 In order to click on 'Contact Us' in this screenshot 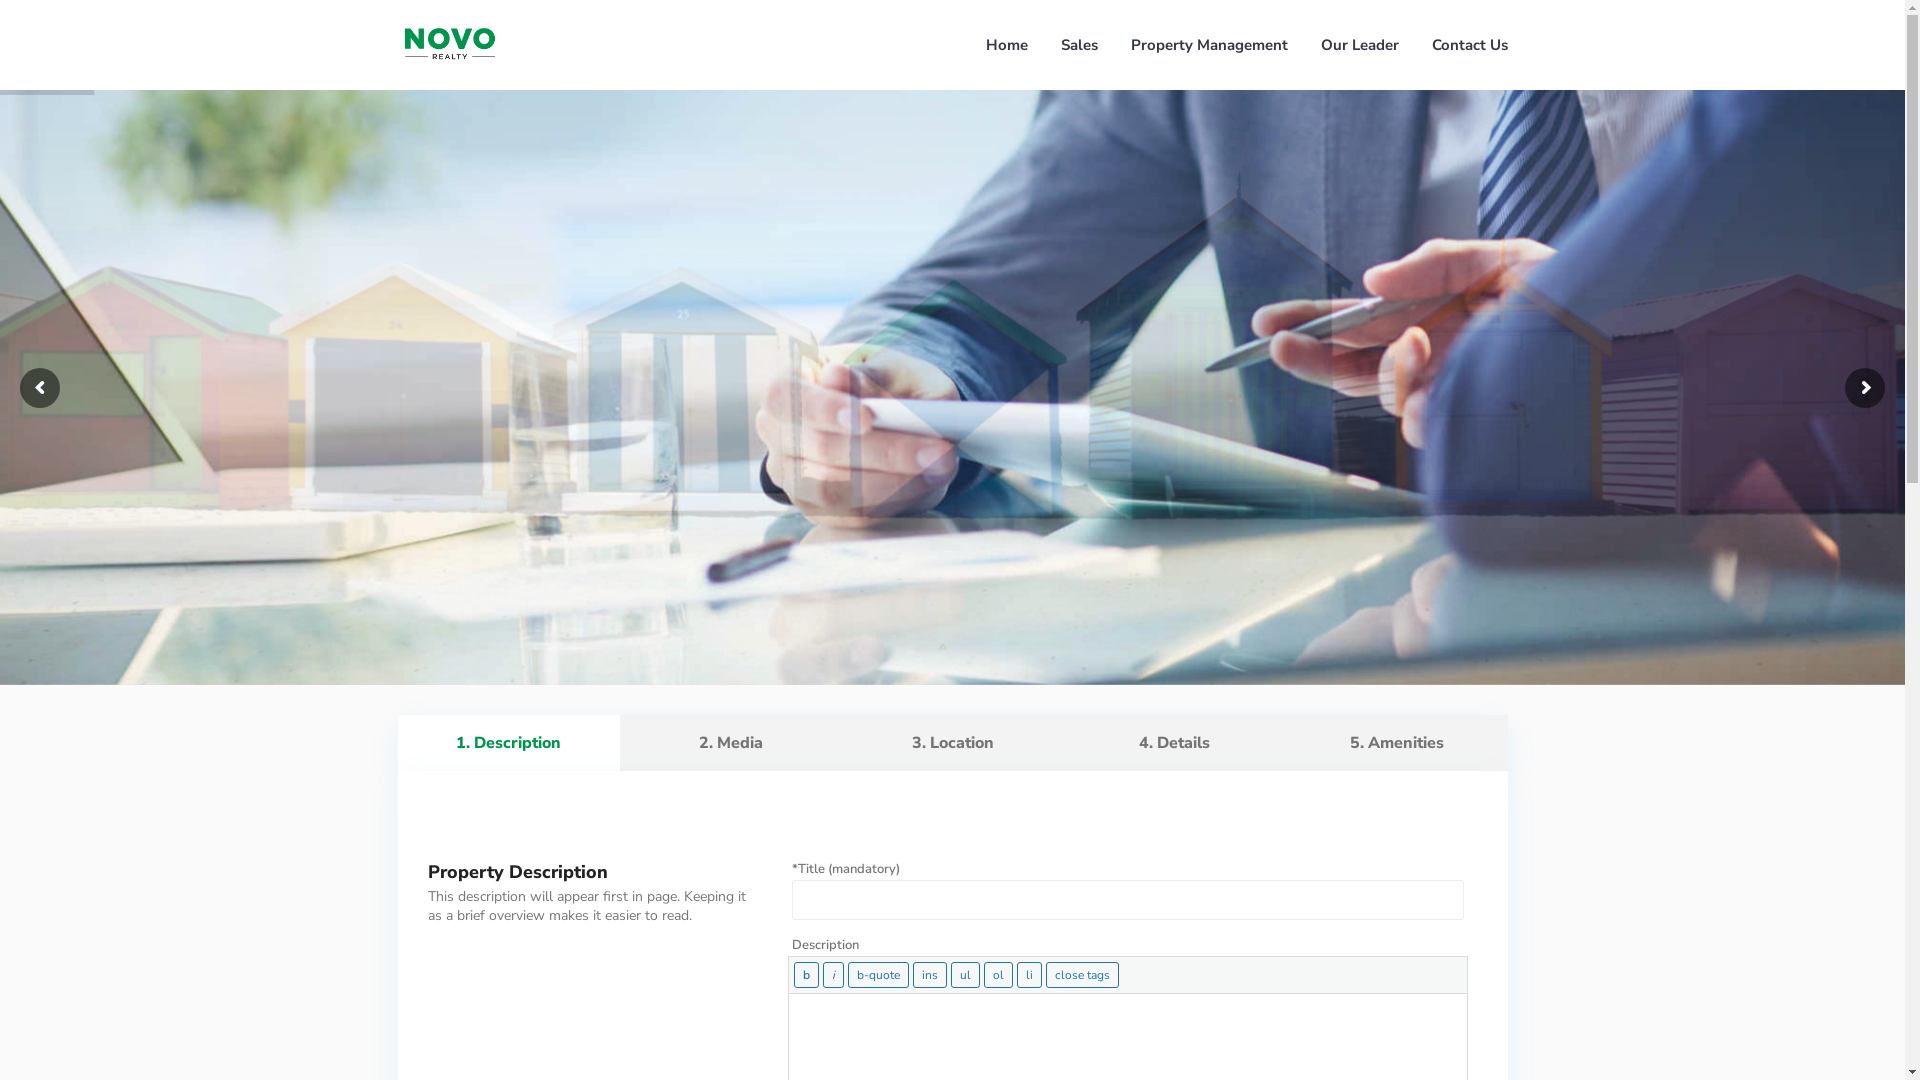, I will do `click(1468, 45)`.